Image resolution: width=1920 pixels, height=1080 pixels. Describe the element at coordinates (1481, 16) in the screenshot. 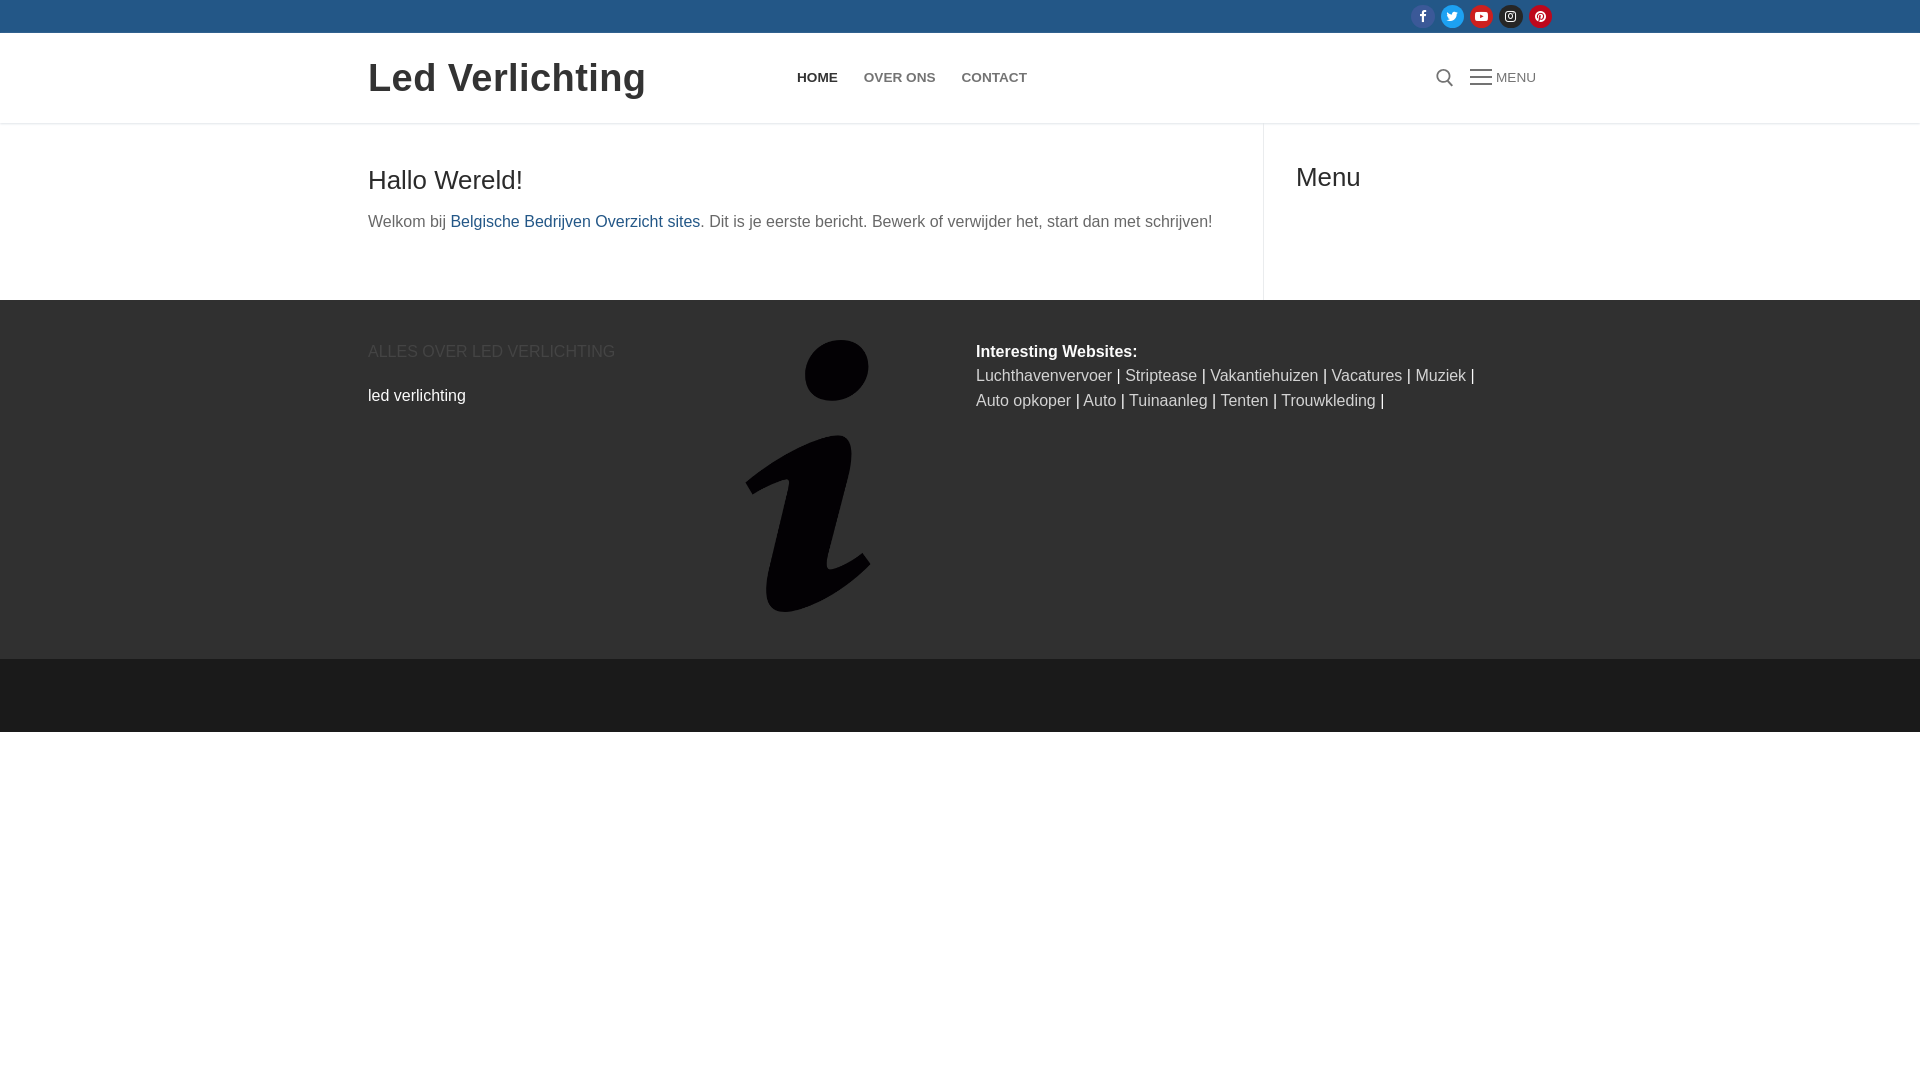

I see `'Youtube'` at that location.